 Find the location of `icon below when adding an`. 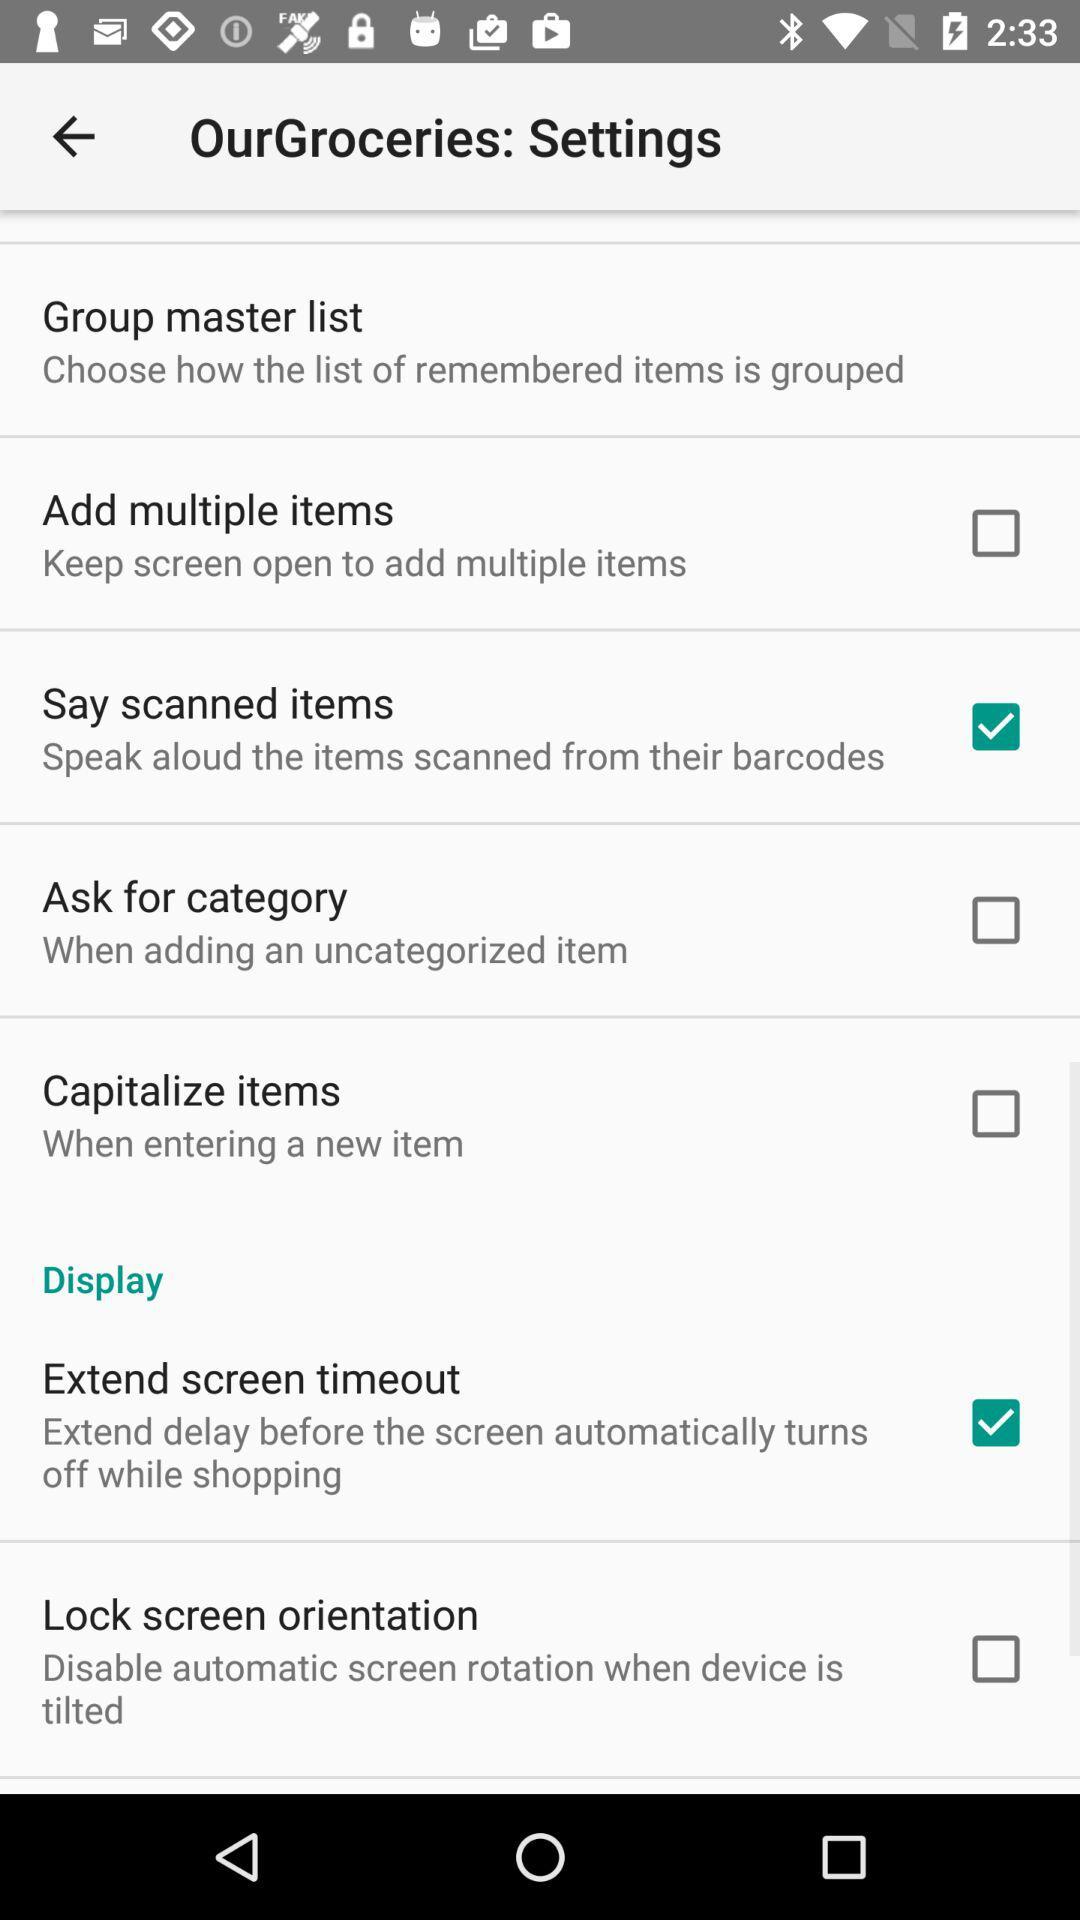

icon below when adding an is located at coordinates (191, 1088).